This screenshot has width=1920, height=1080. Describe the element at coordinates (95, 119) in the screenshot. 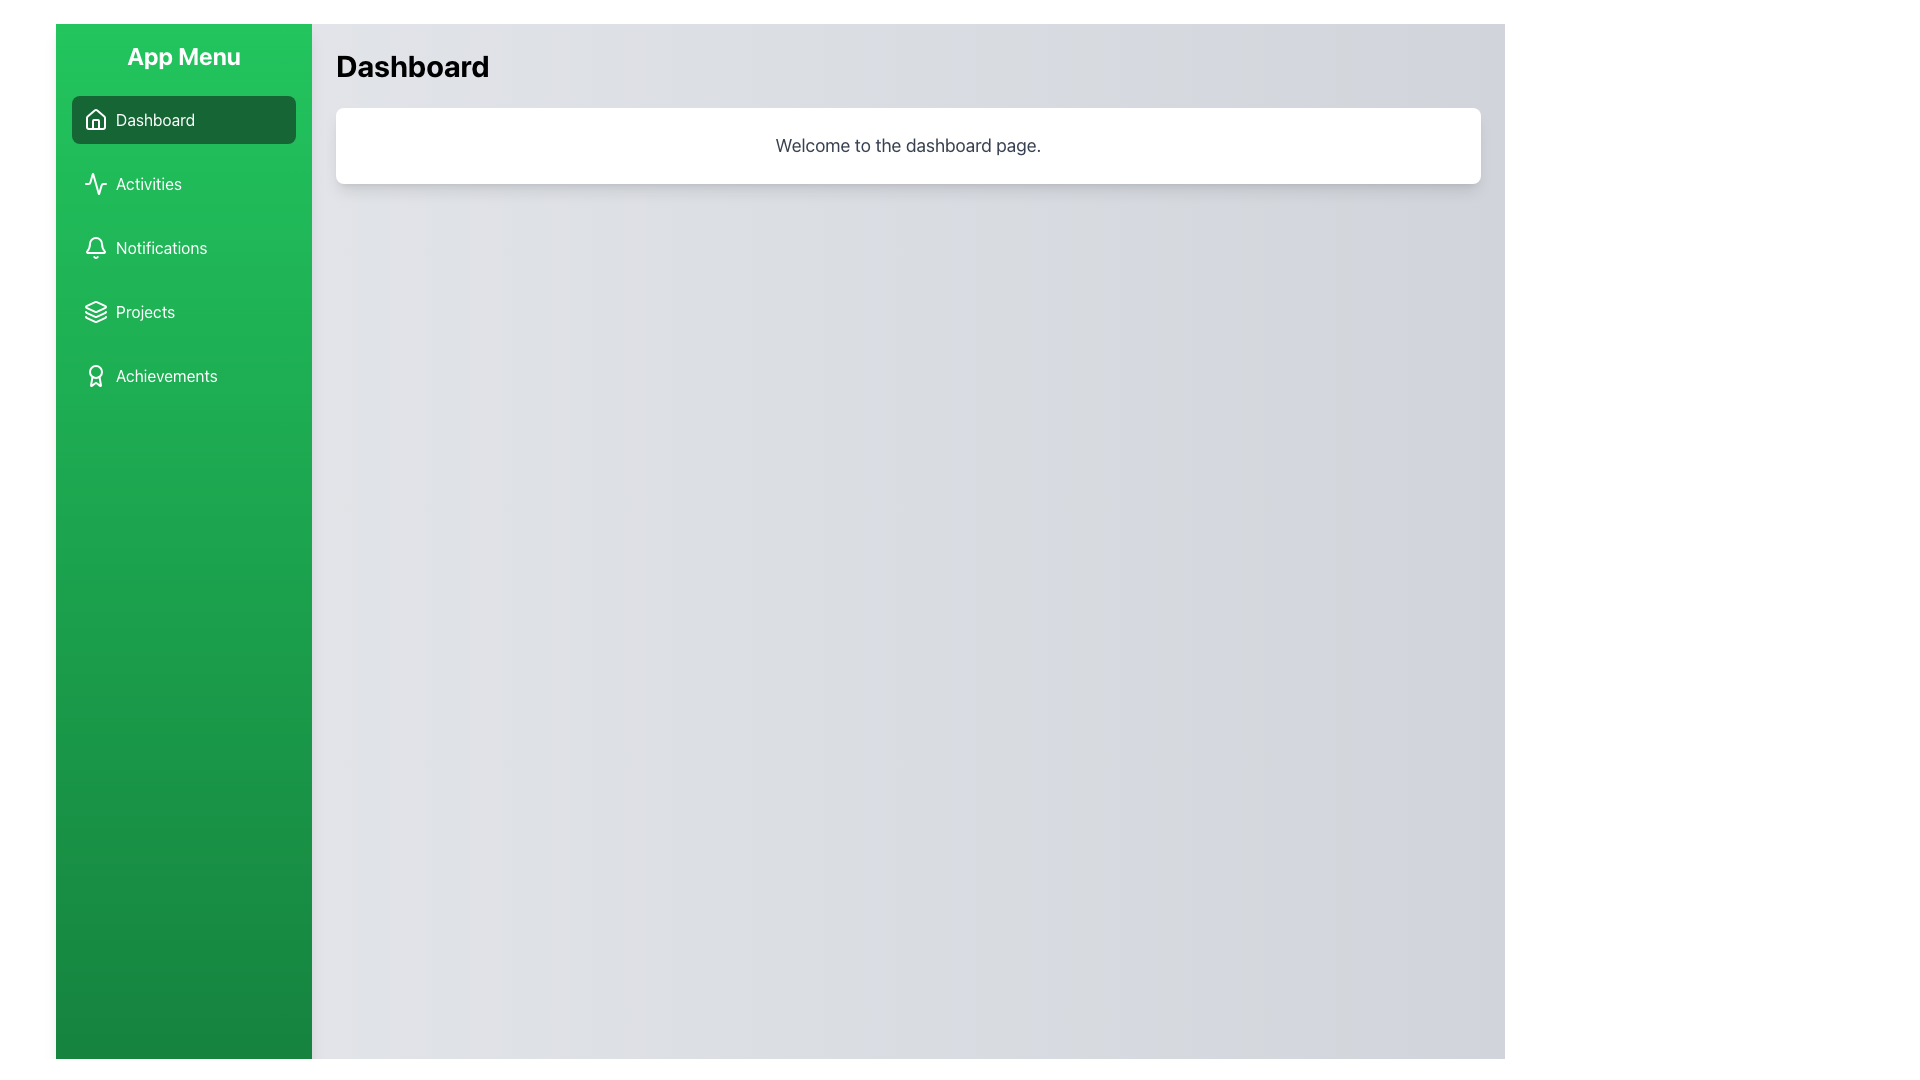

I see `the stylized house icon representing the 'Home' button in the side menu adjacent to the 'Dashboard' text label` at that location.